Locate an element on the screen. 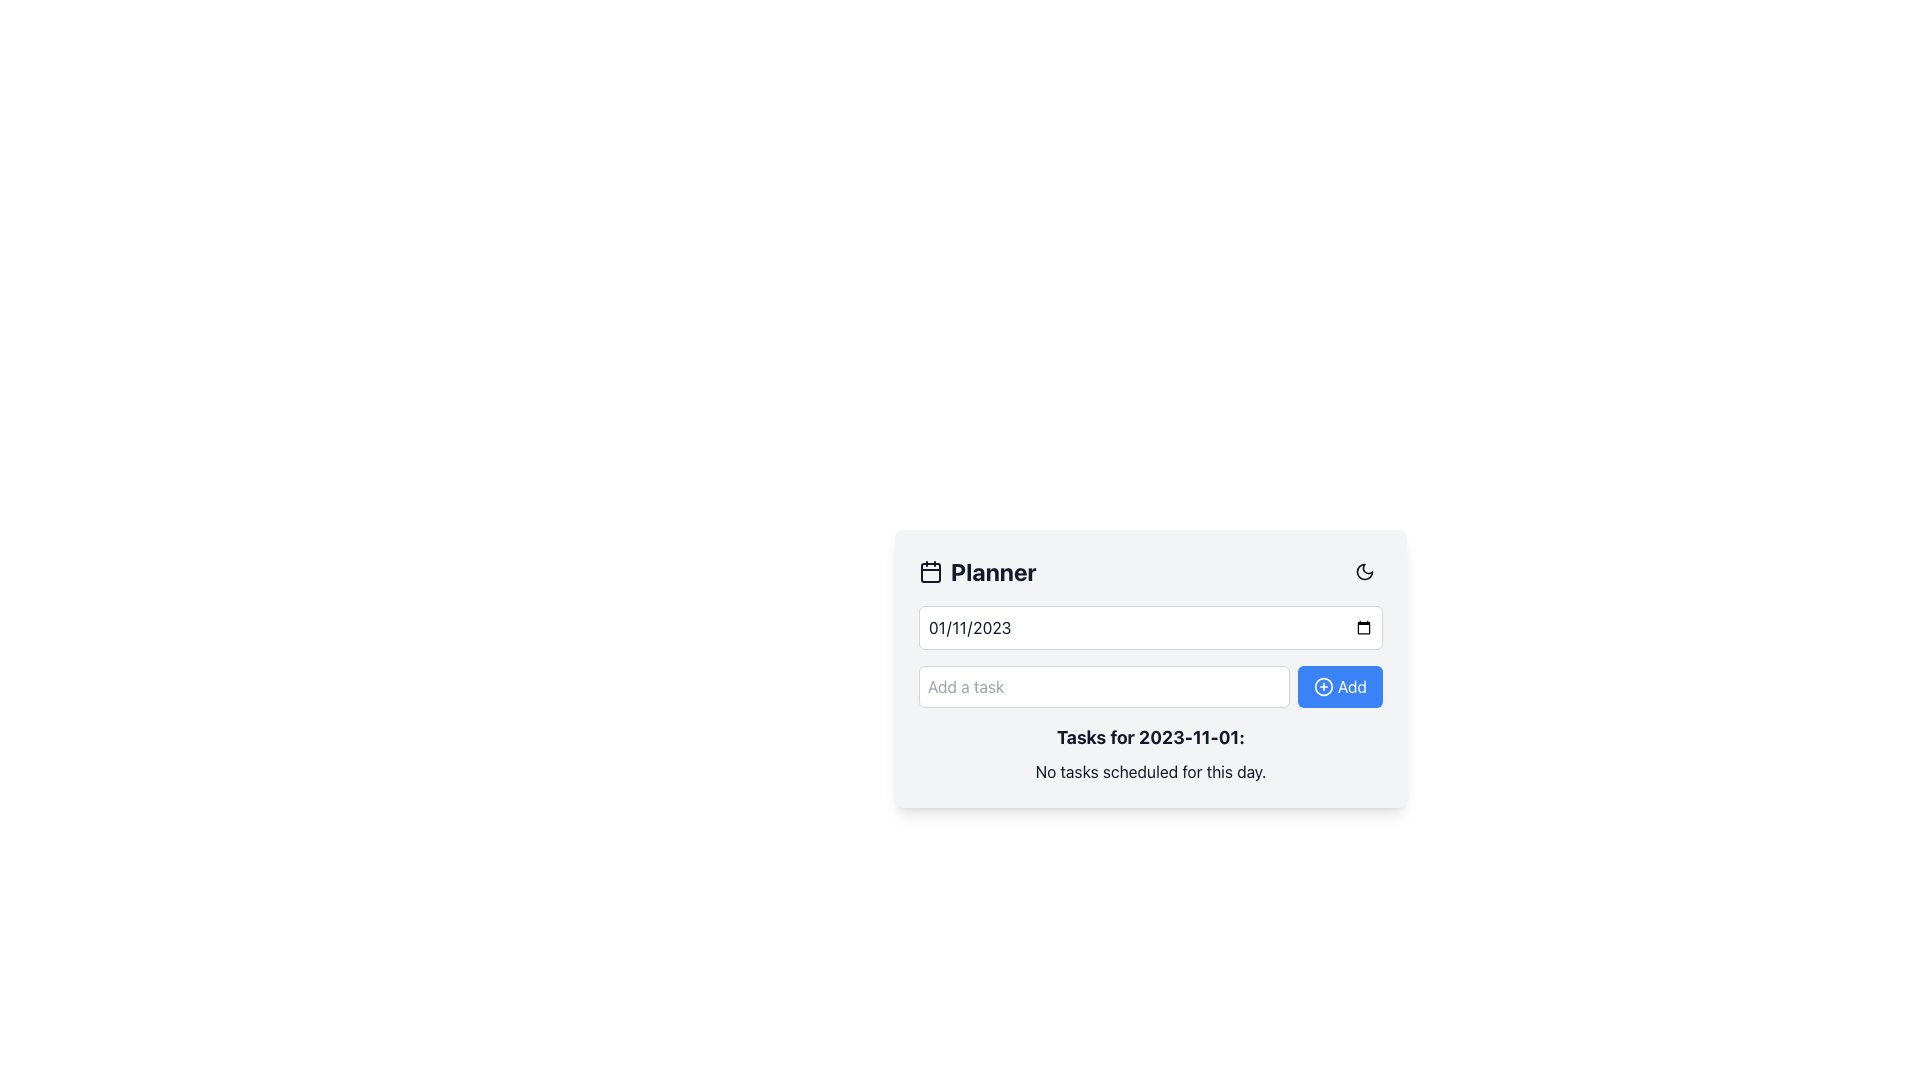  the minimalistic moon icon located in the upper-right corner of the interface's main card is located at coordinates (1363, 571).